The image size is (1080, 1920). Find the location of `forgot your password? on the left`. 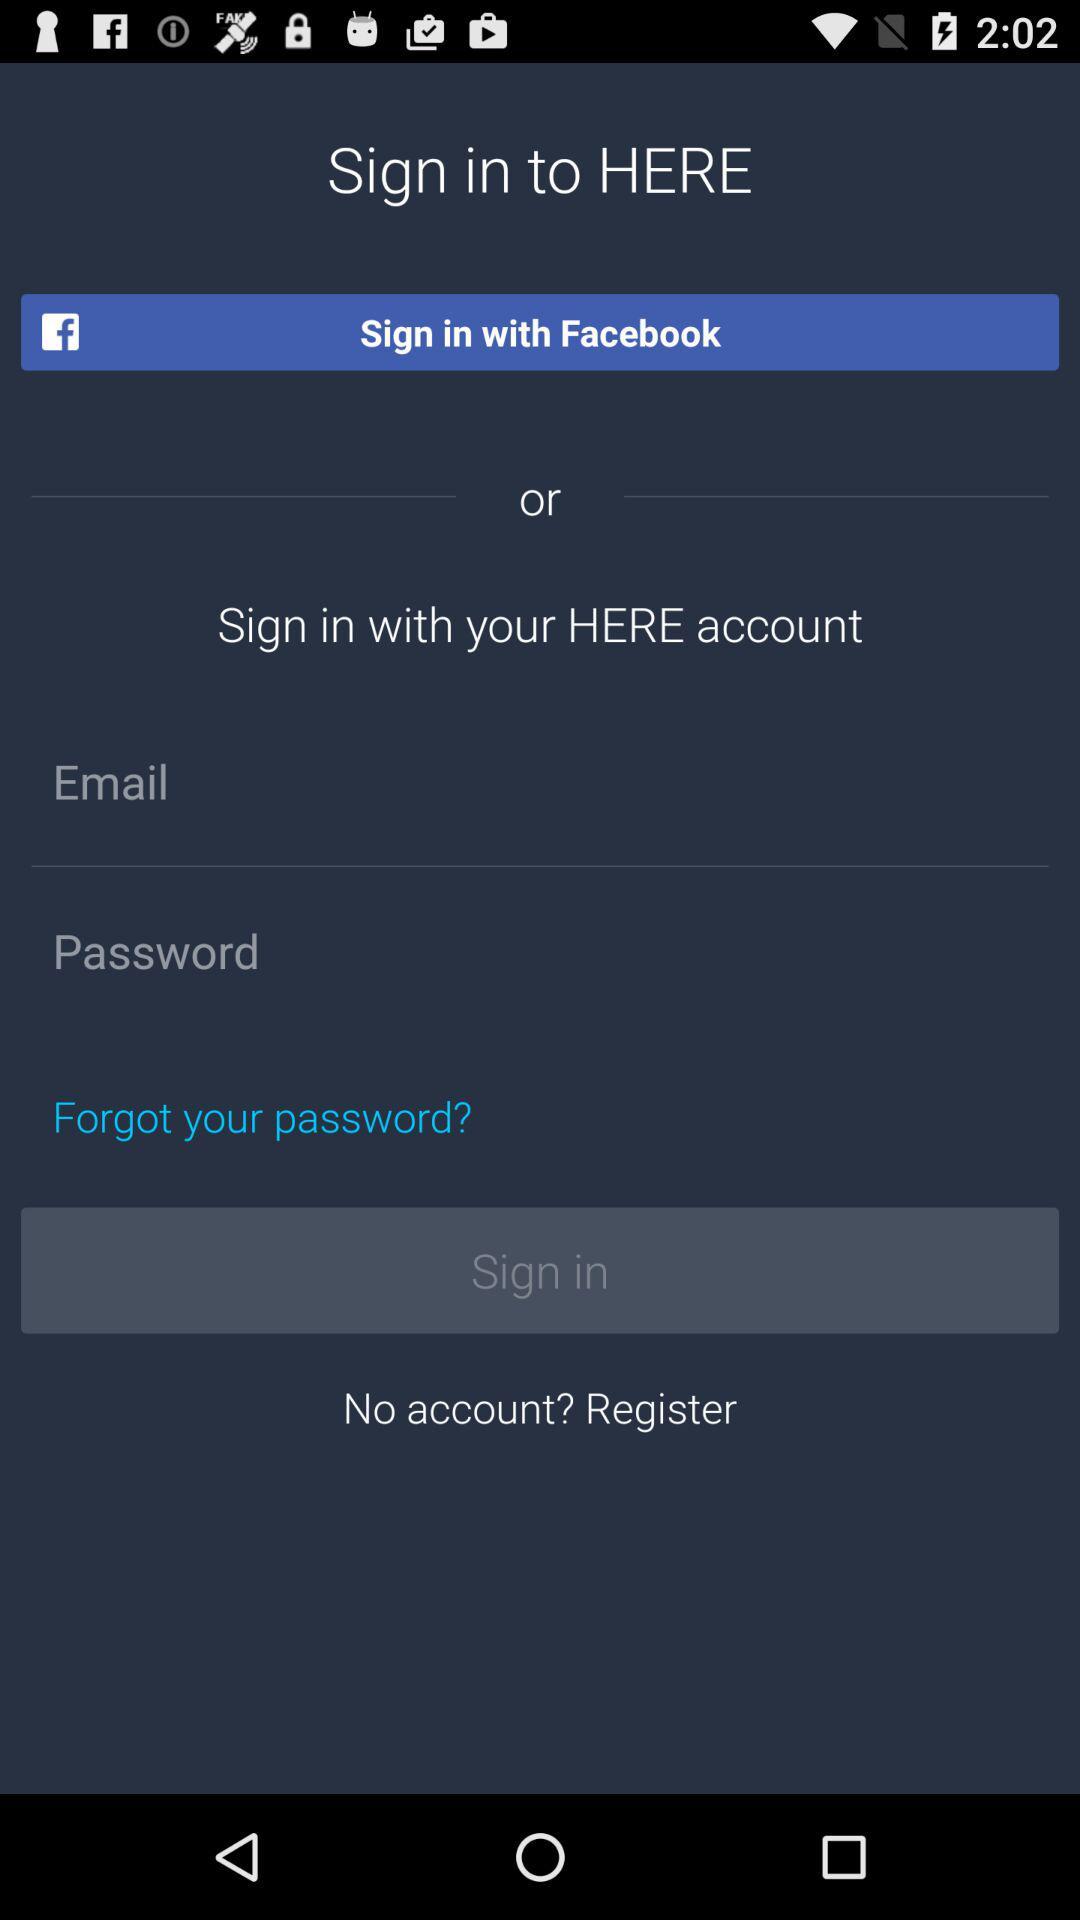

forgot your password? on the left is located at coordinates (355, 1115).